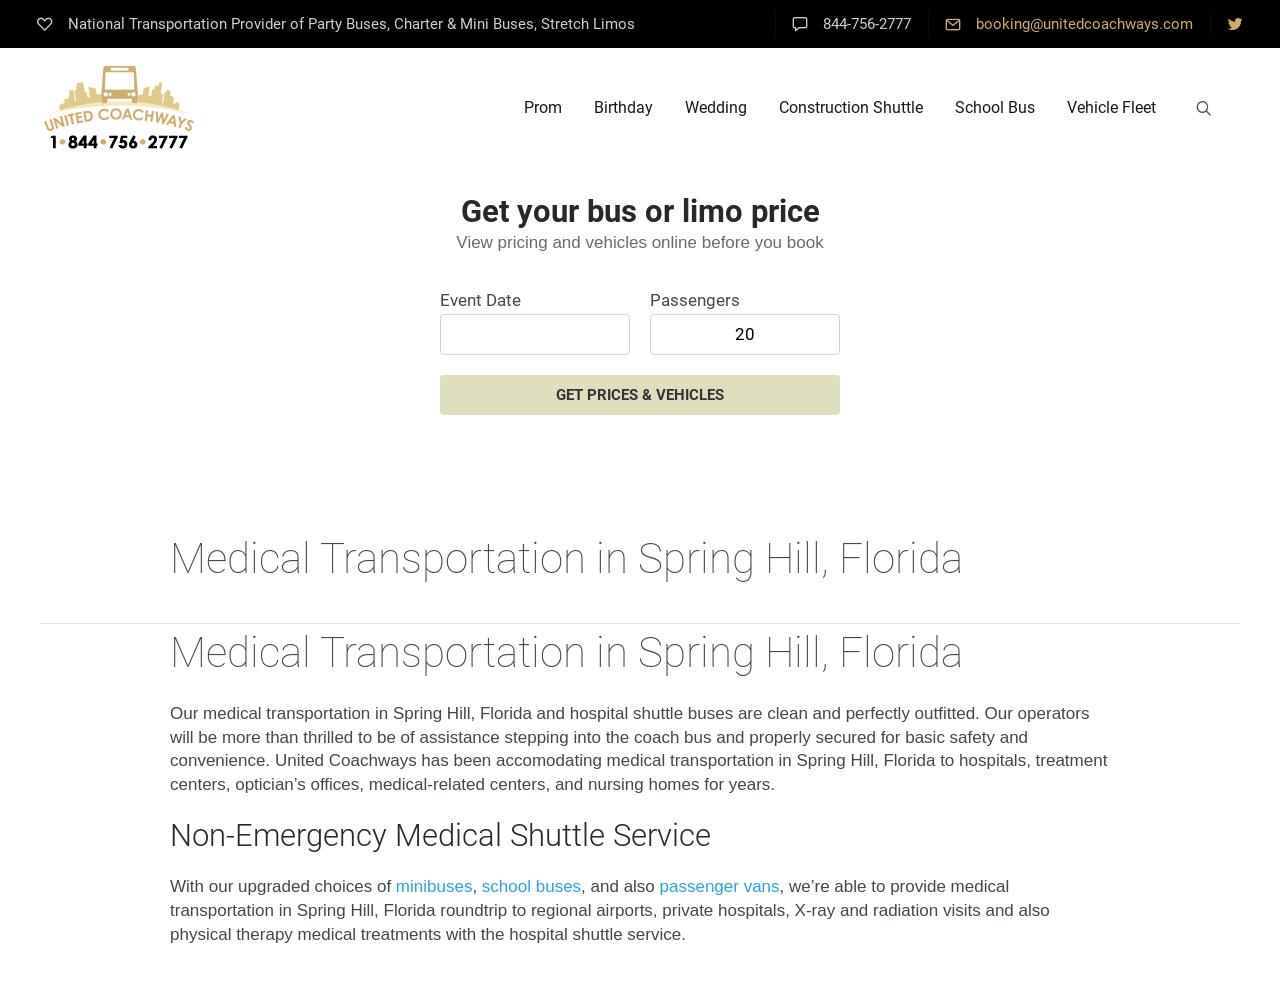 This screenshot has width=1280, height=1000. Describe the element at coordinates (432, 885) in the screenshot. I see `'minibuses'` at that location.